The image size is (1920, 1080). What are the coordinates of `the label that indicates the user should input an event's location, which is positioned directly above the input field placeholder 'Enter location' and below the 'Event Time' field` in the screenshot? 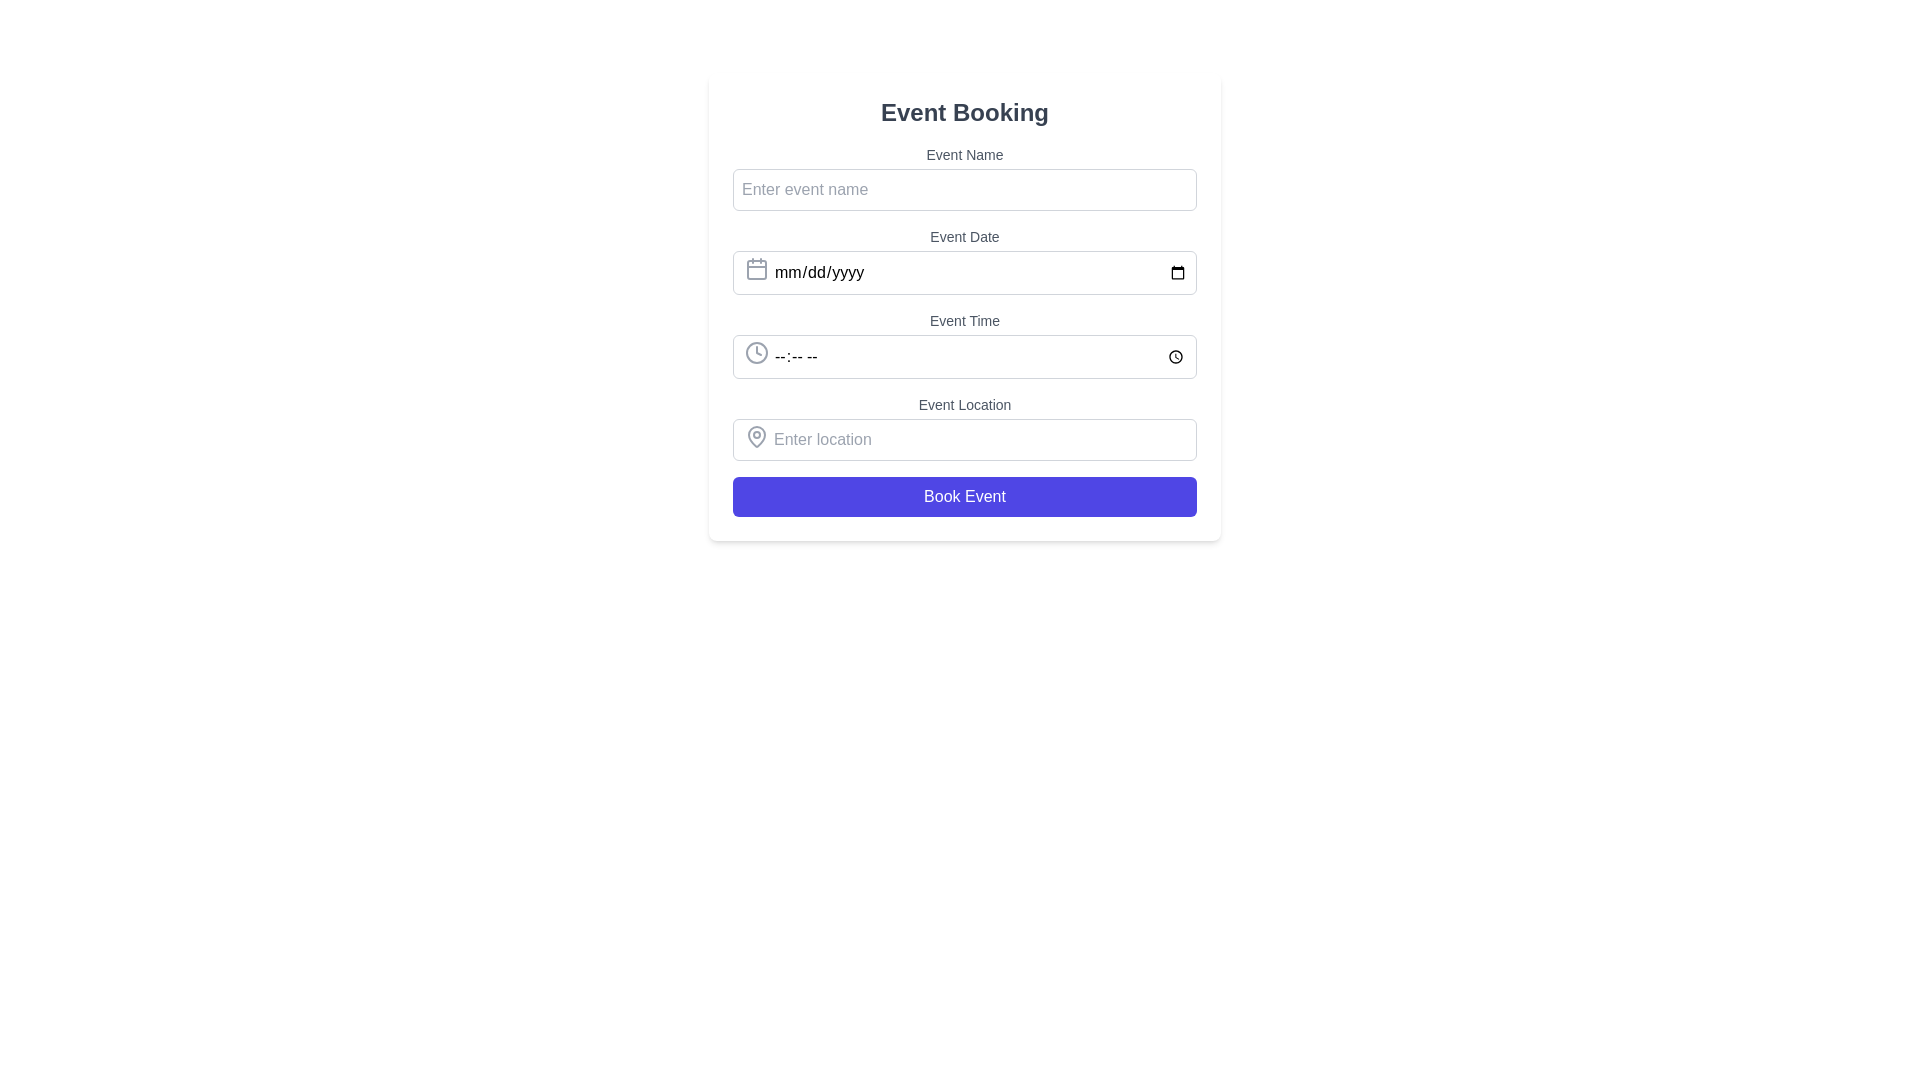 It's located at (964, 405).